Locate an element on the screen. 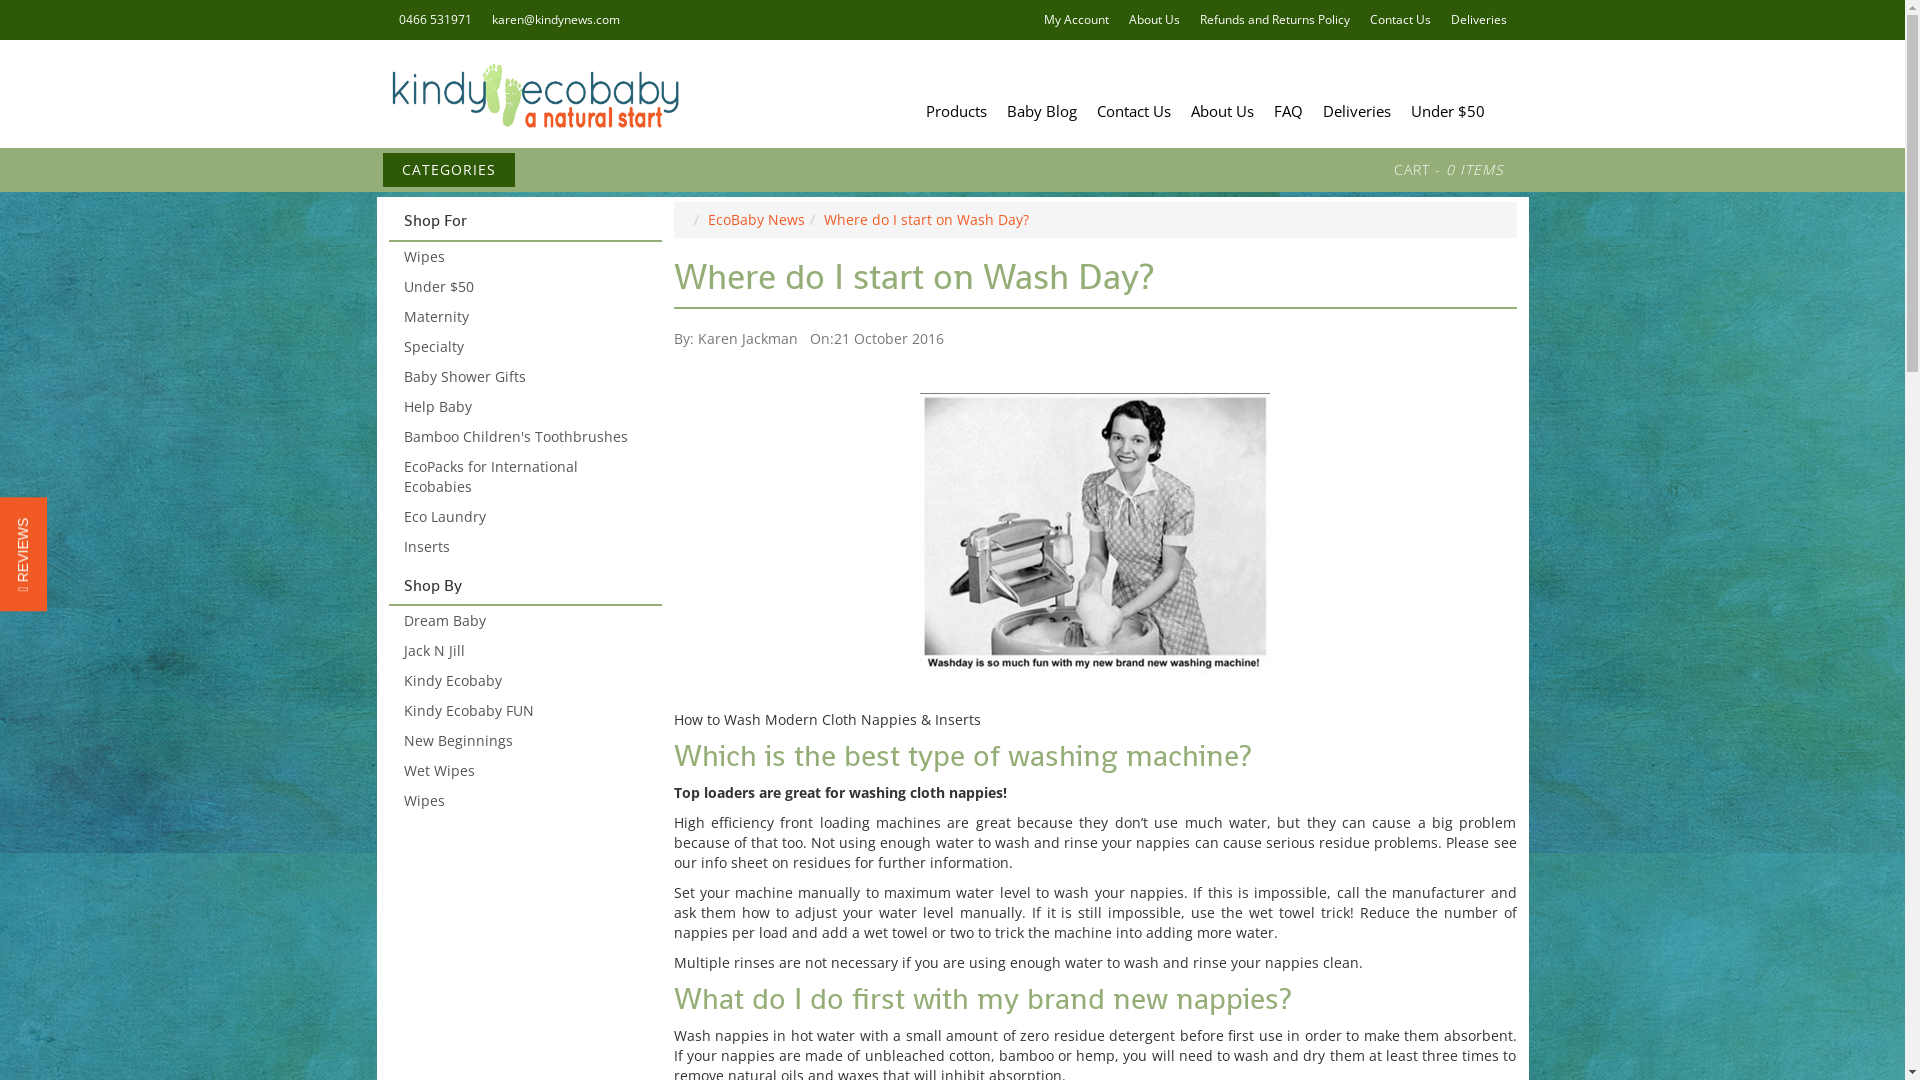 This screenshot has height=1080, width=1920. 'New Beginnings' is located at coordinates (524, 740).